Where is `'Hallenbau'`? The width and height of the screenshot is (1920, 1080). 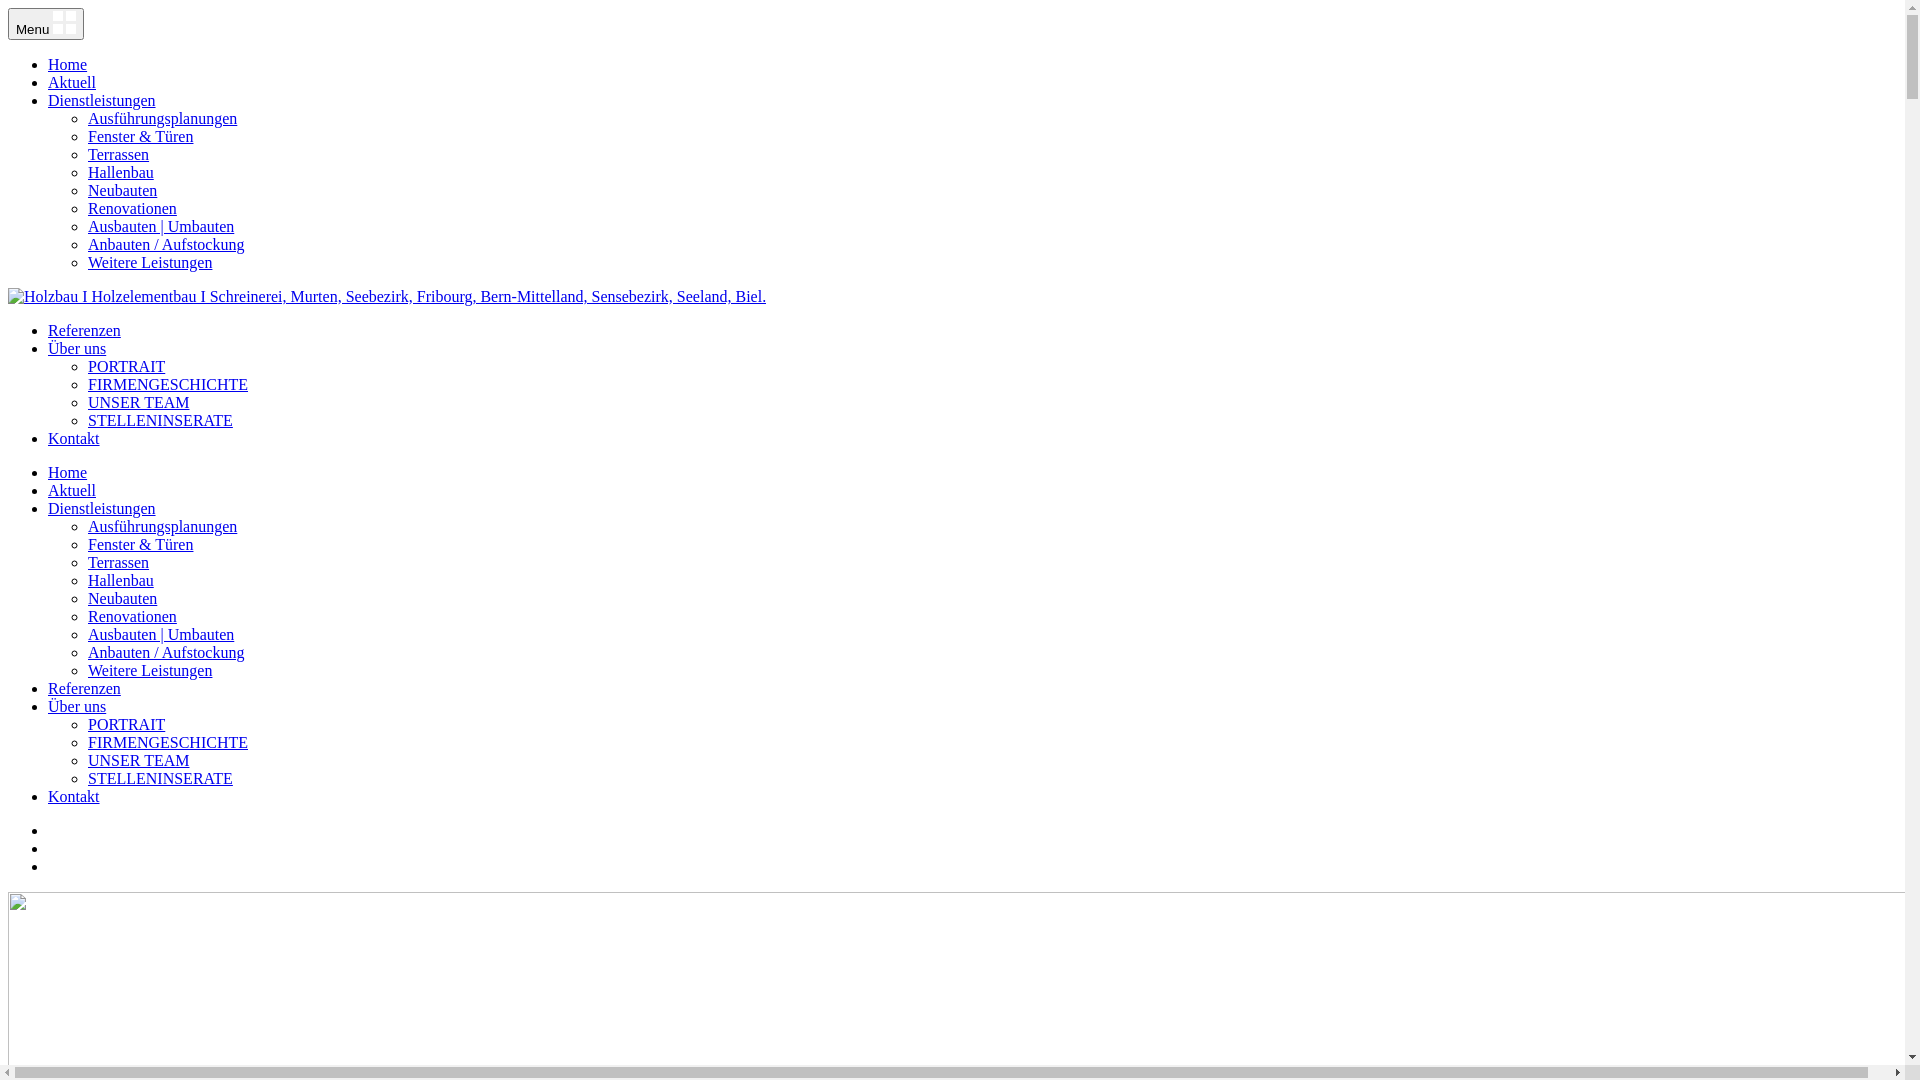 'Hallenbau' is located at coordinates (119, 580).